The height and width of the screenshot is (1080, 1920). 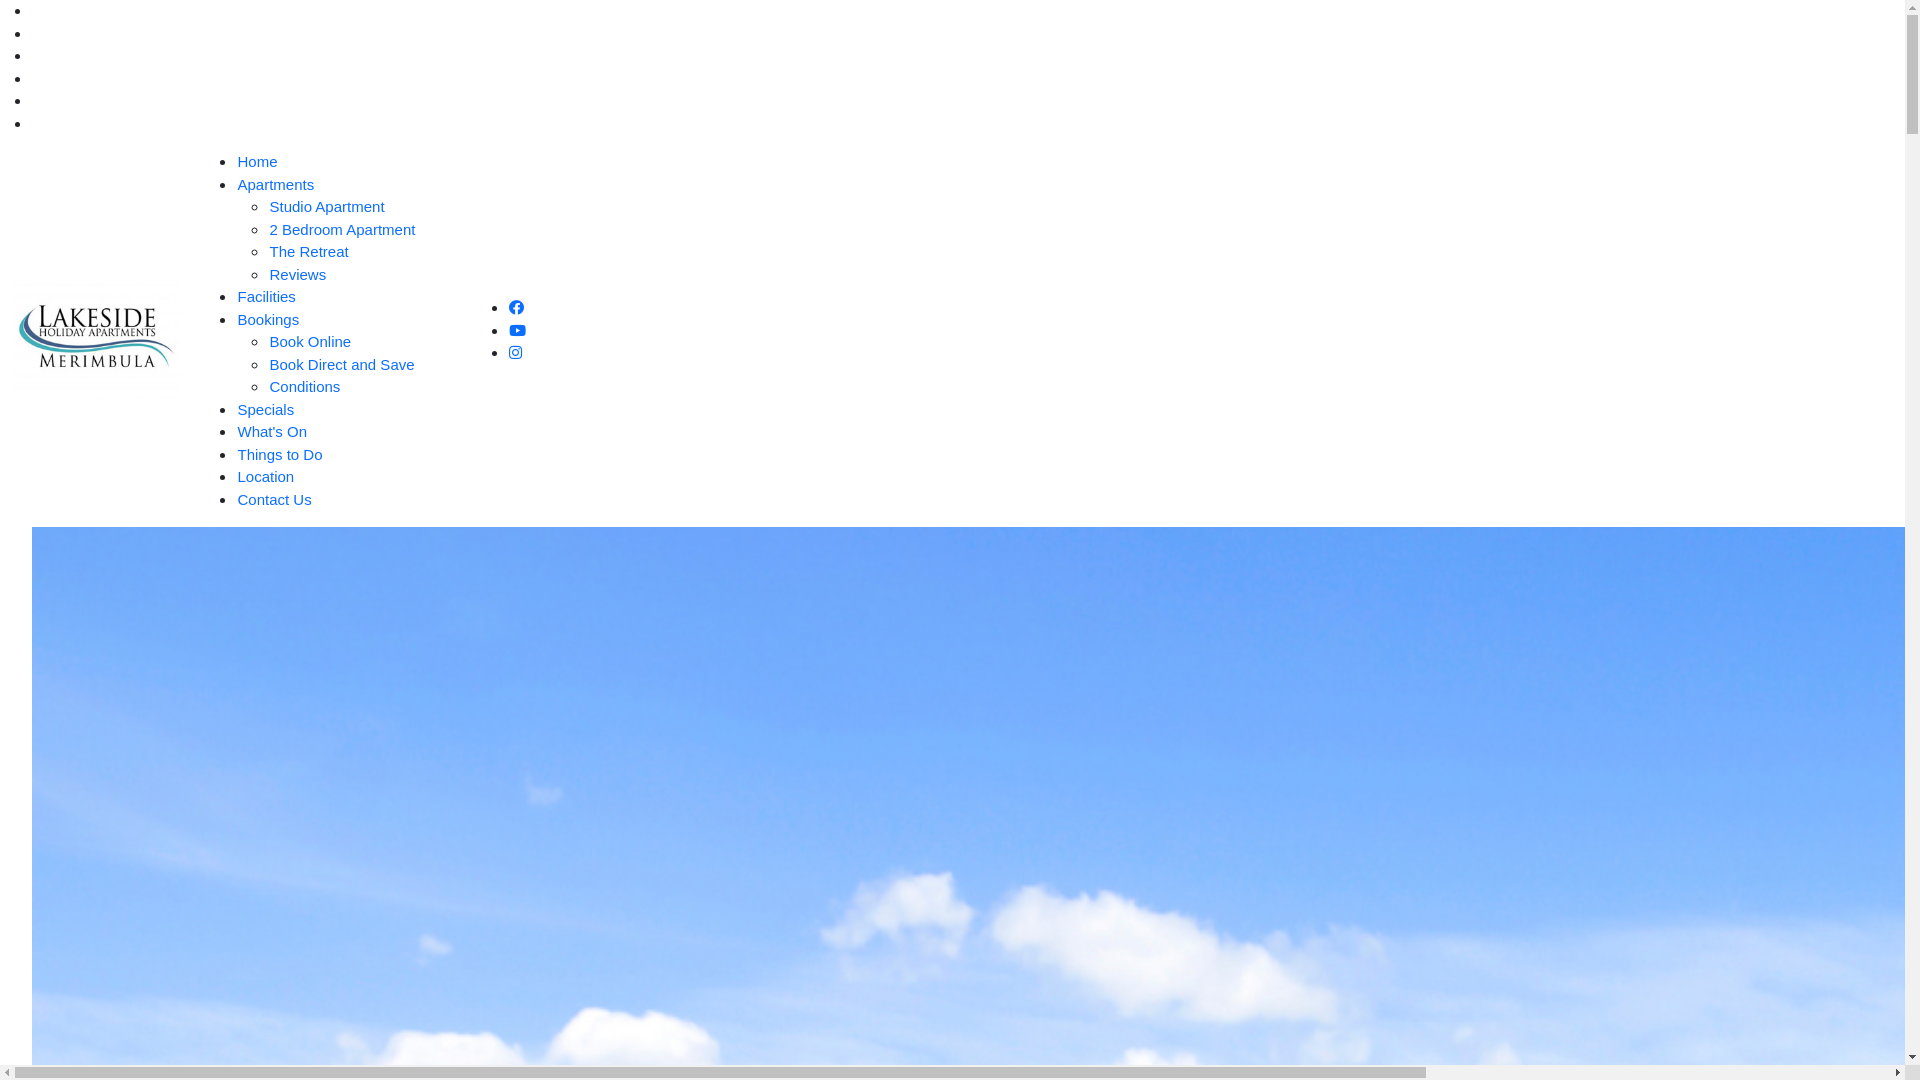 What do you see at coordinates (256, 160) in the screenshot?
I see `'Home'` at bounding box center [256, 160].